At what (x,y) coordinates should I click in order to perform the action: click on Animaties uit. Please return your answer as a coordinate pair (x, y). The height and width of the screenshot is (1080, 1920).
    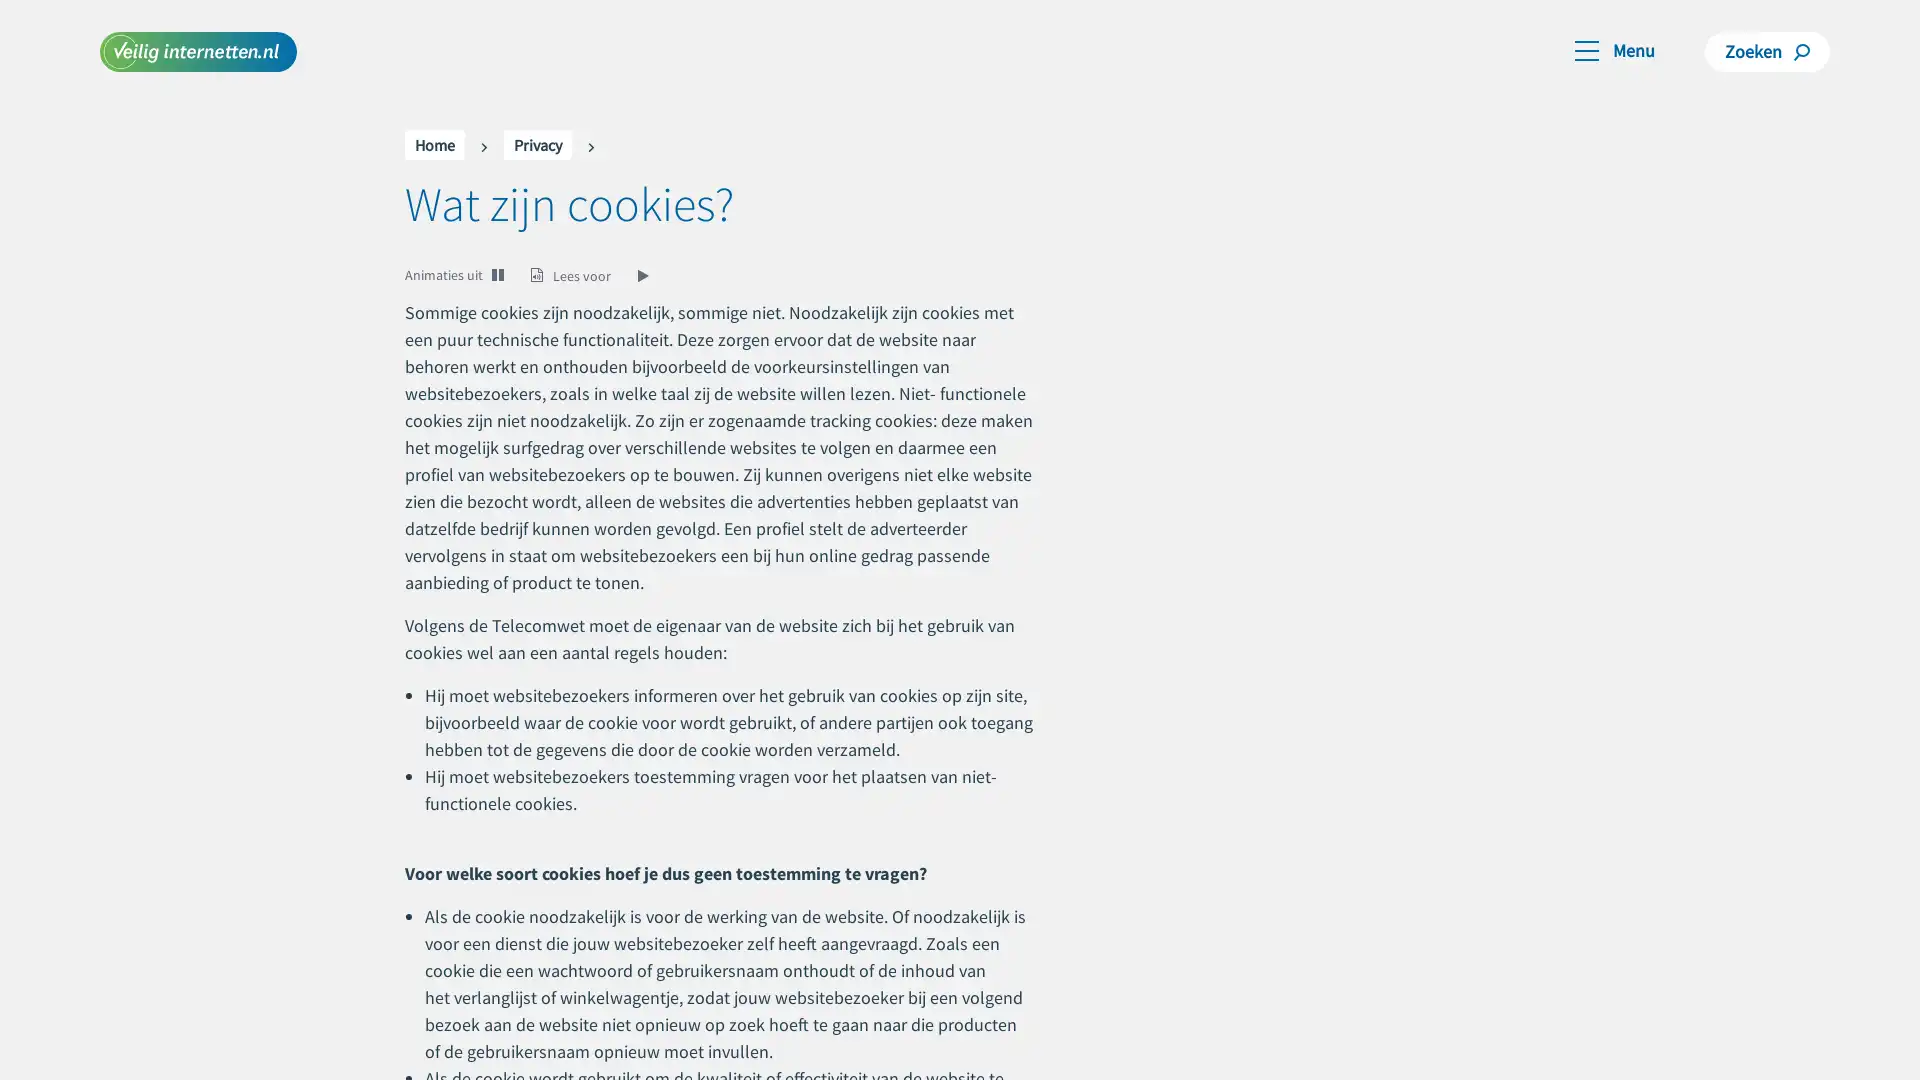
    Looking at the image, I should click on (443, 274).